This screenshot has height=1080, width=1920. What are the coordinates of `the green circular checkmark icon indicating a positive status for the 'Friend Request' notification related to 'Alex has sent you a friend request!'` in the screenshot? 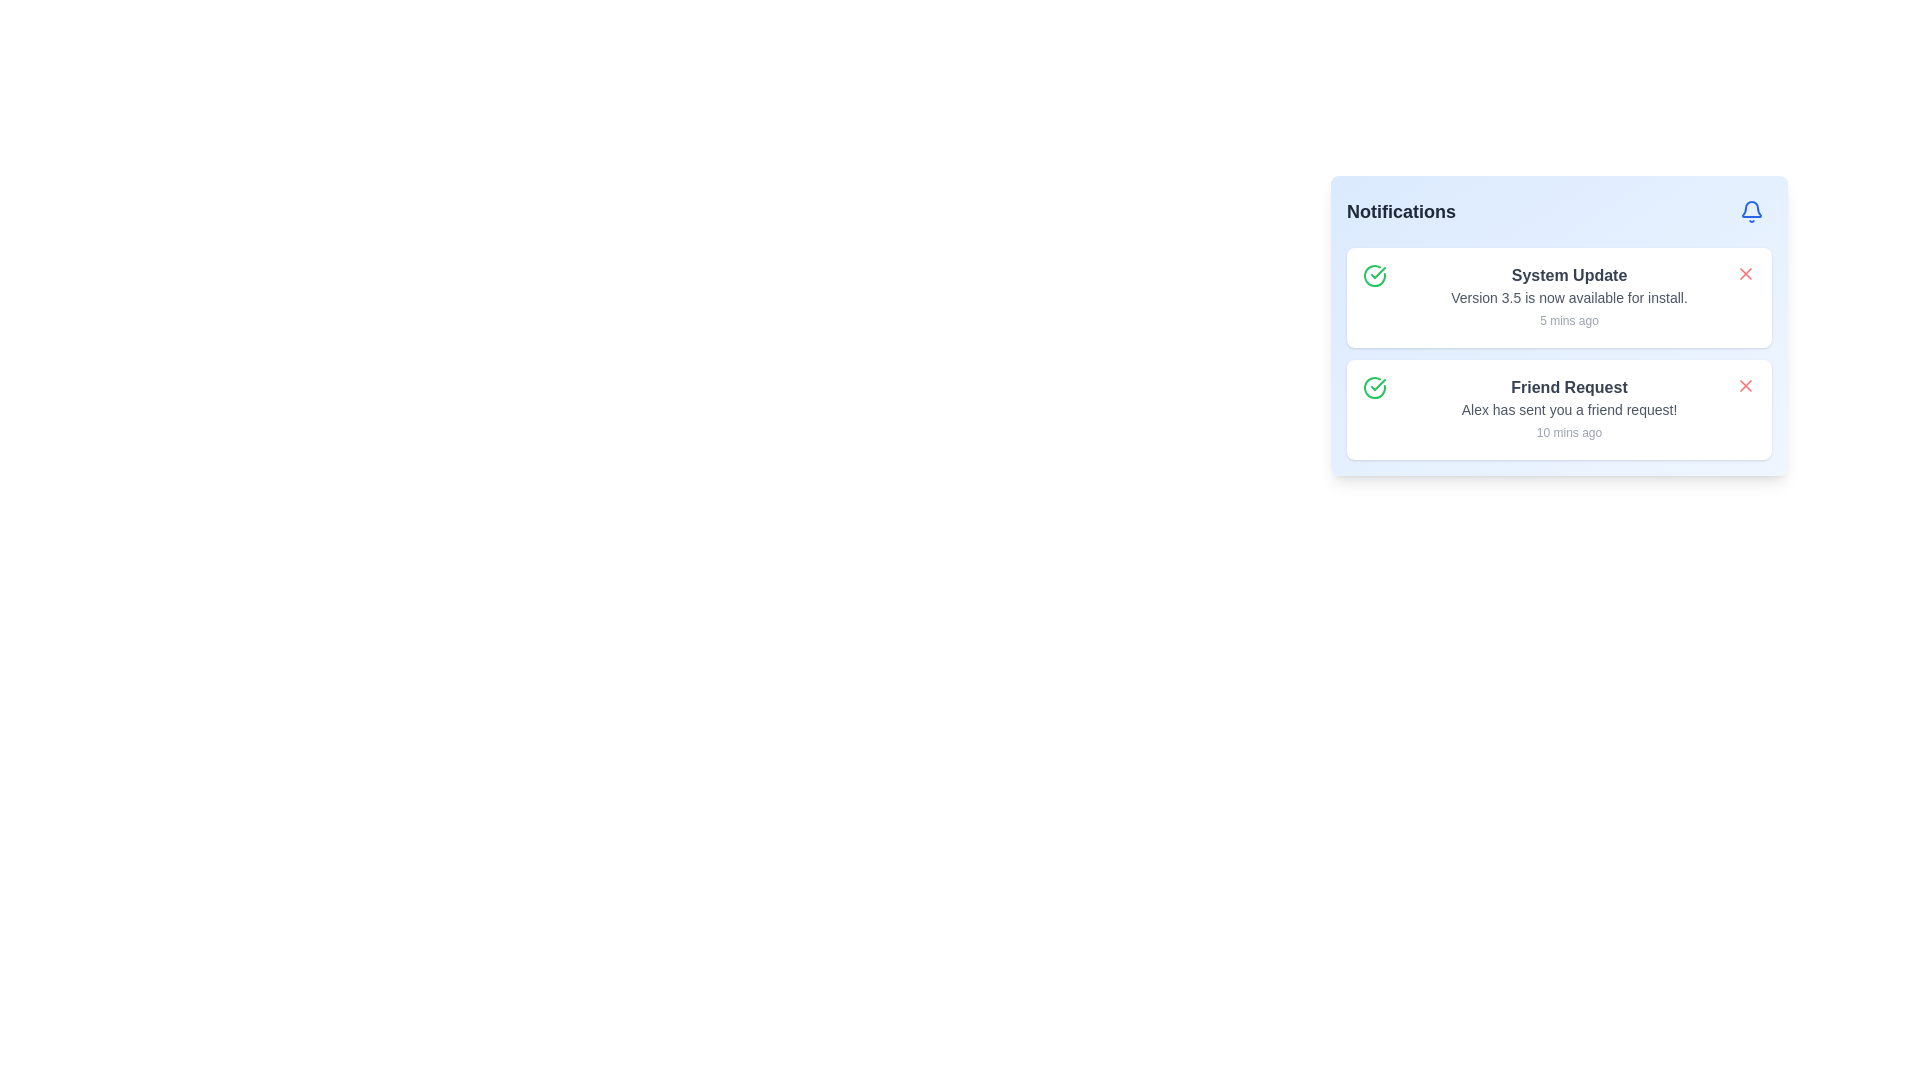 It's located at (1373, 388).